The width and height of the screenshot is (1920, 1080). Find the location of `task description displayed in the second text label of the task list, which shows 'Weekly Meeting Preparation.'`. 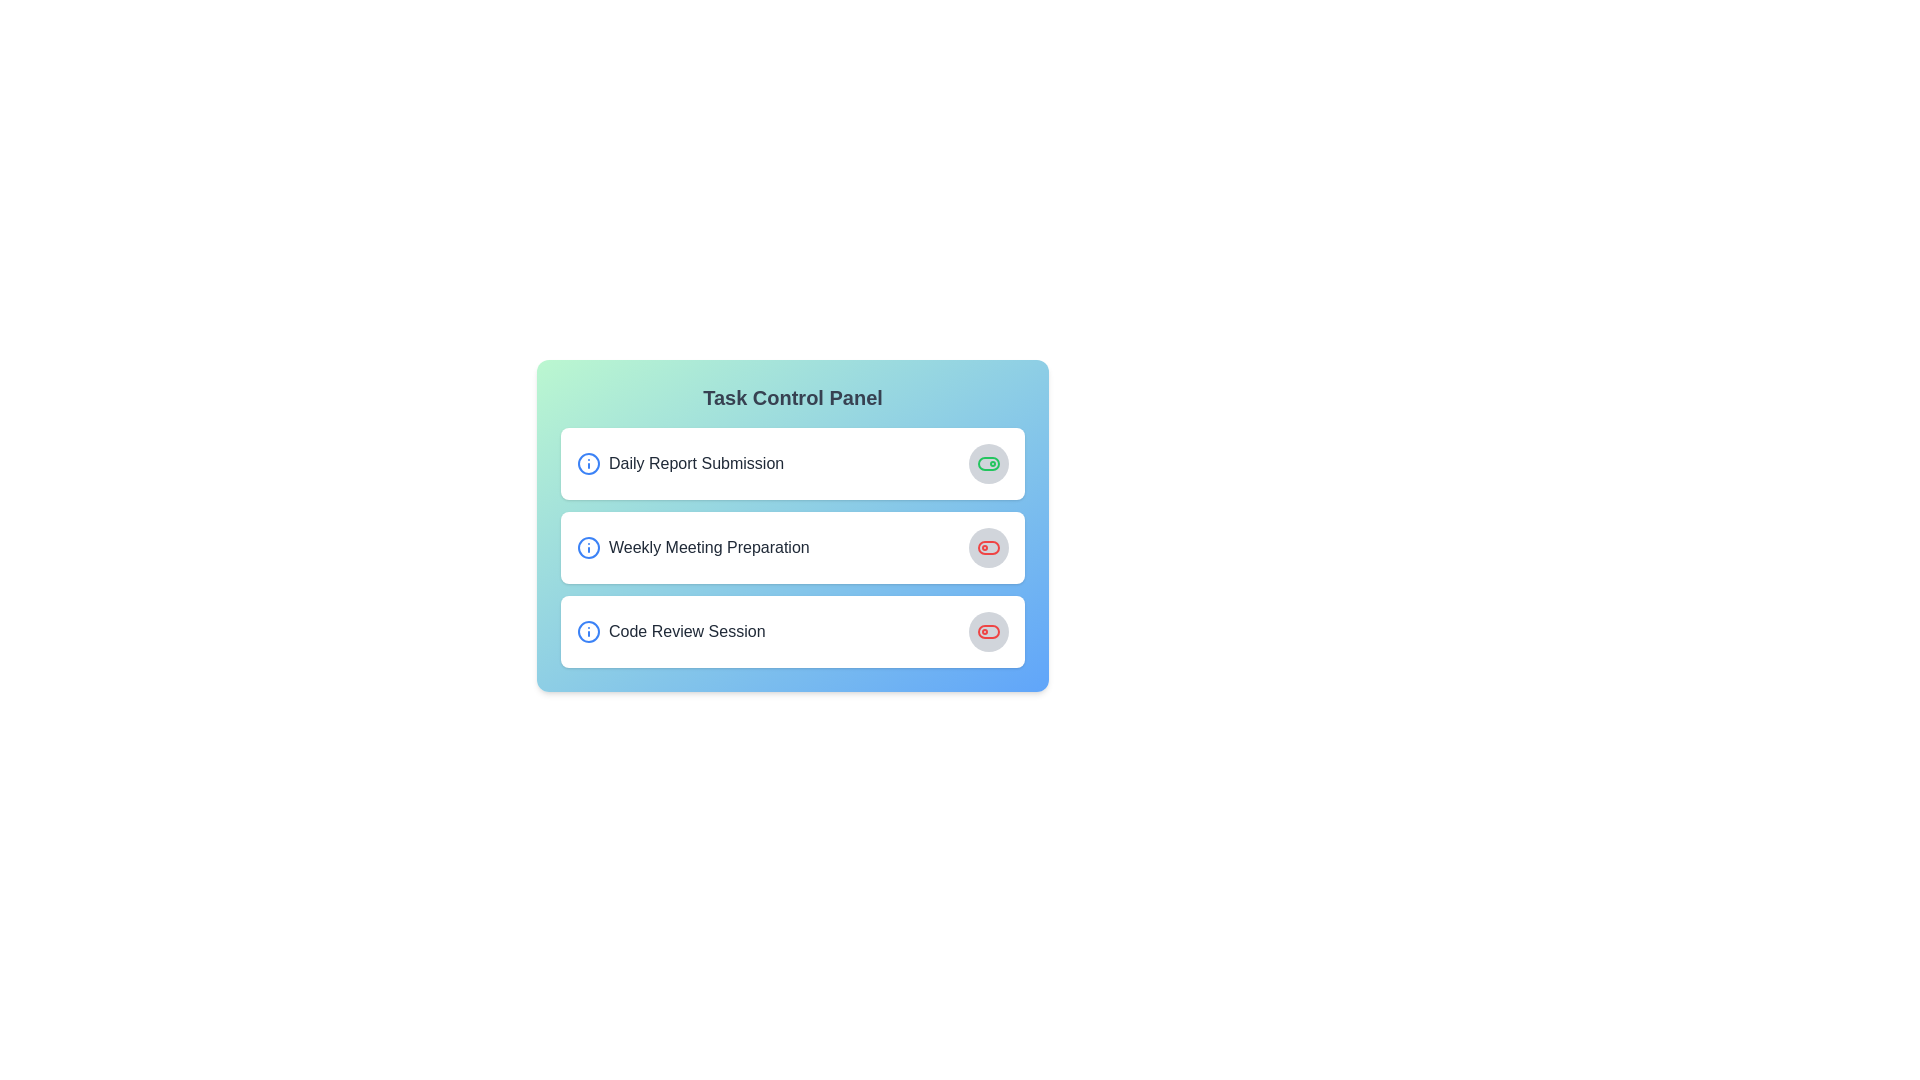

task description displayed in the second text label of the task list, which shows 'Weekly Meeting Preparation.' is located at coordinates (693, 547).